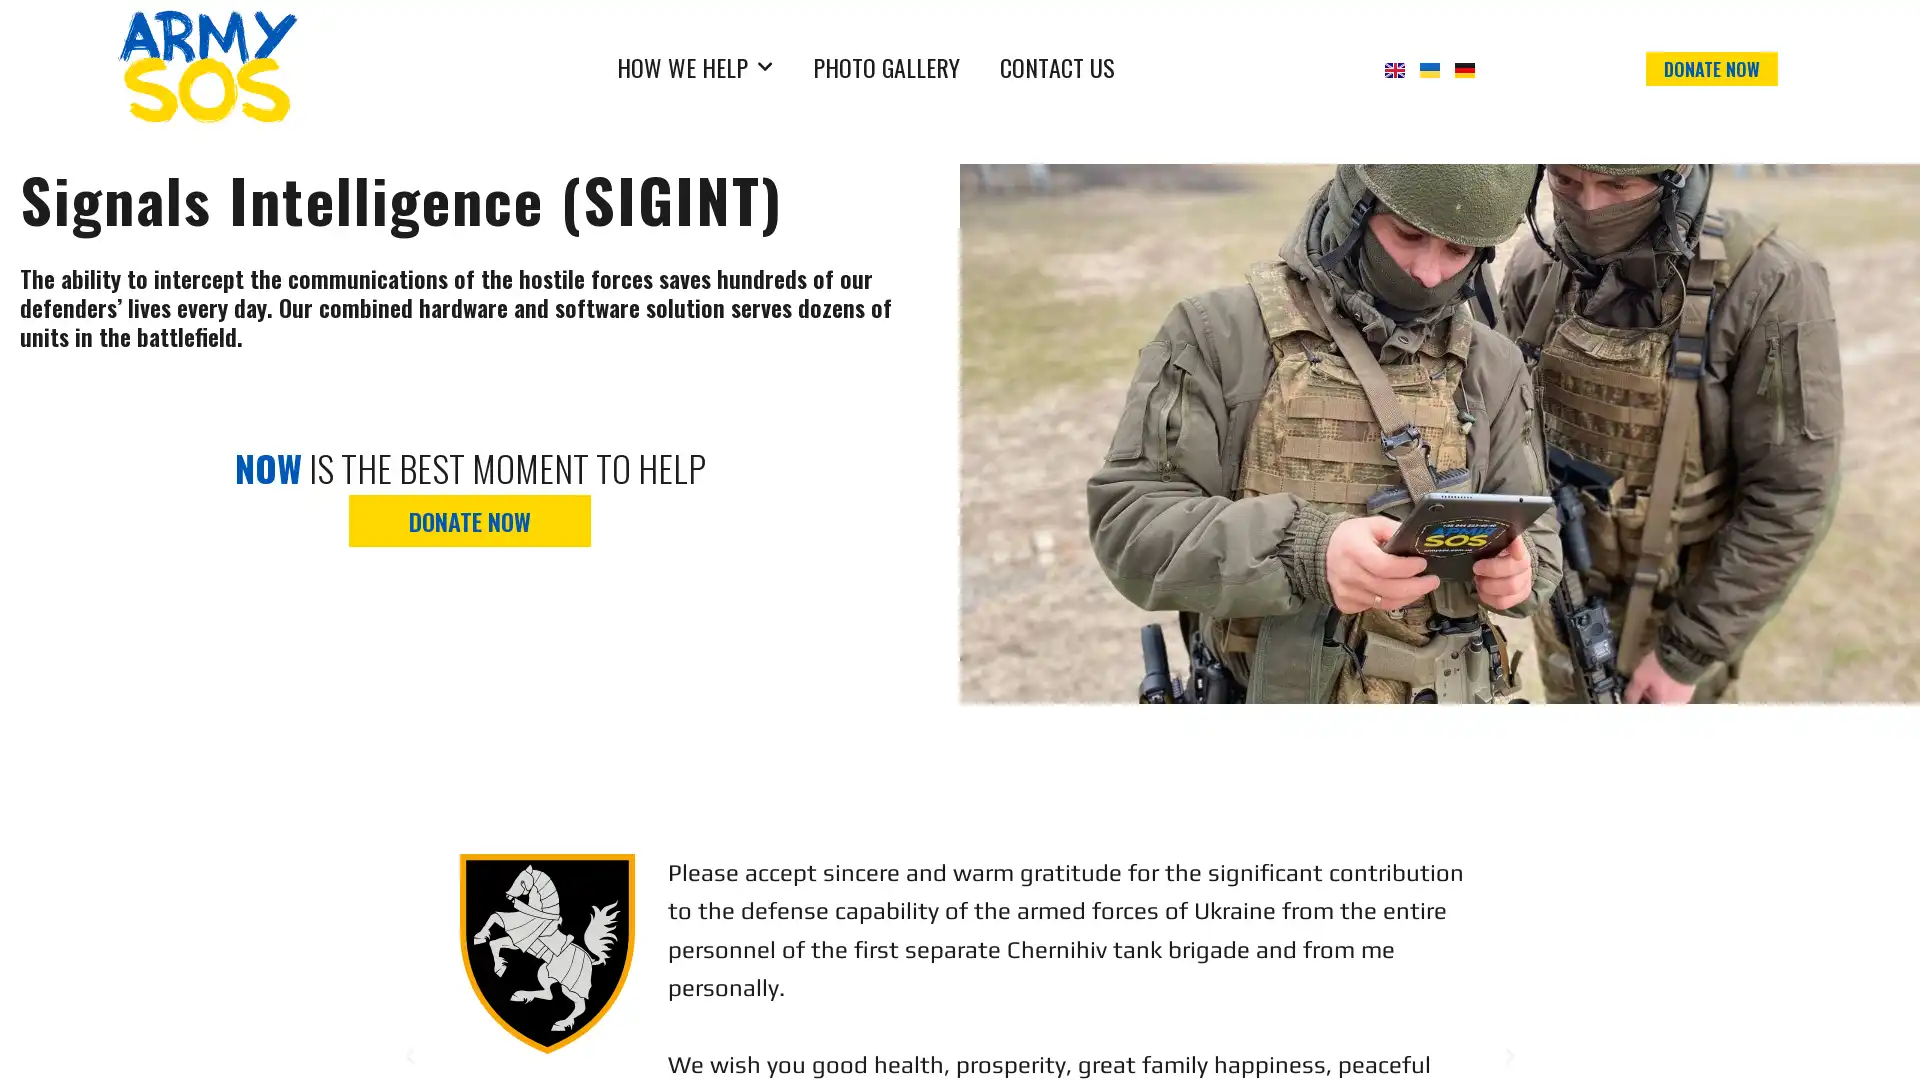 The height and width of the screenshot is (1080, 1920). What do you see at coordinates (1510, 1055) in the screenshot?
I see `Next slide` at bounding box center [1510, 1055].